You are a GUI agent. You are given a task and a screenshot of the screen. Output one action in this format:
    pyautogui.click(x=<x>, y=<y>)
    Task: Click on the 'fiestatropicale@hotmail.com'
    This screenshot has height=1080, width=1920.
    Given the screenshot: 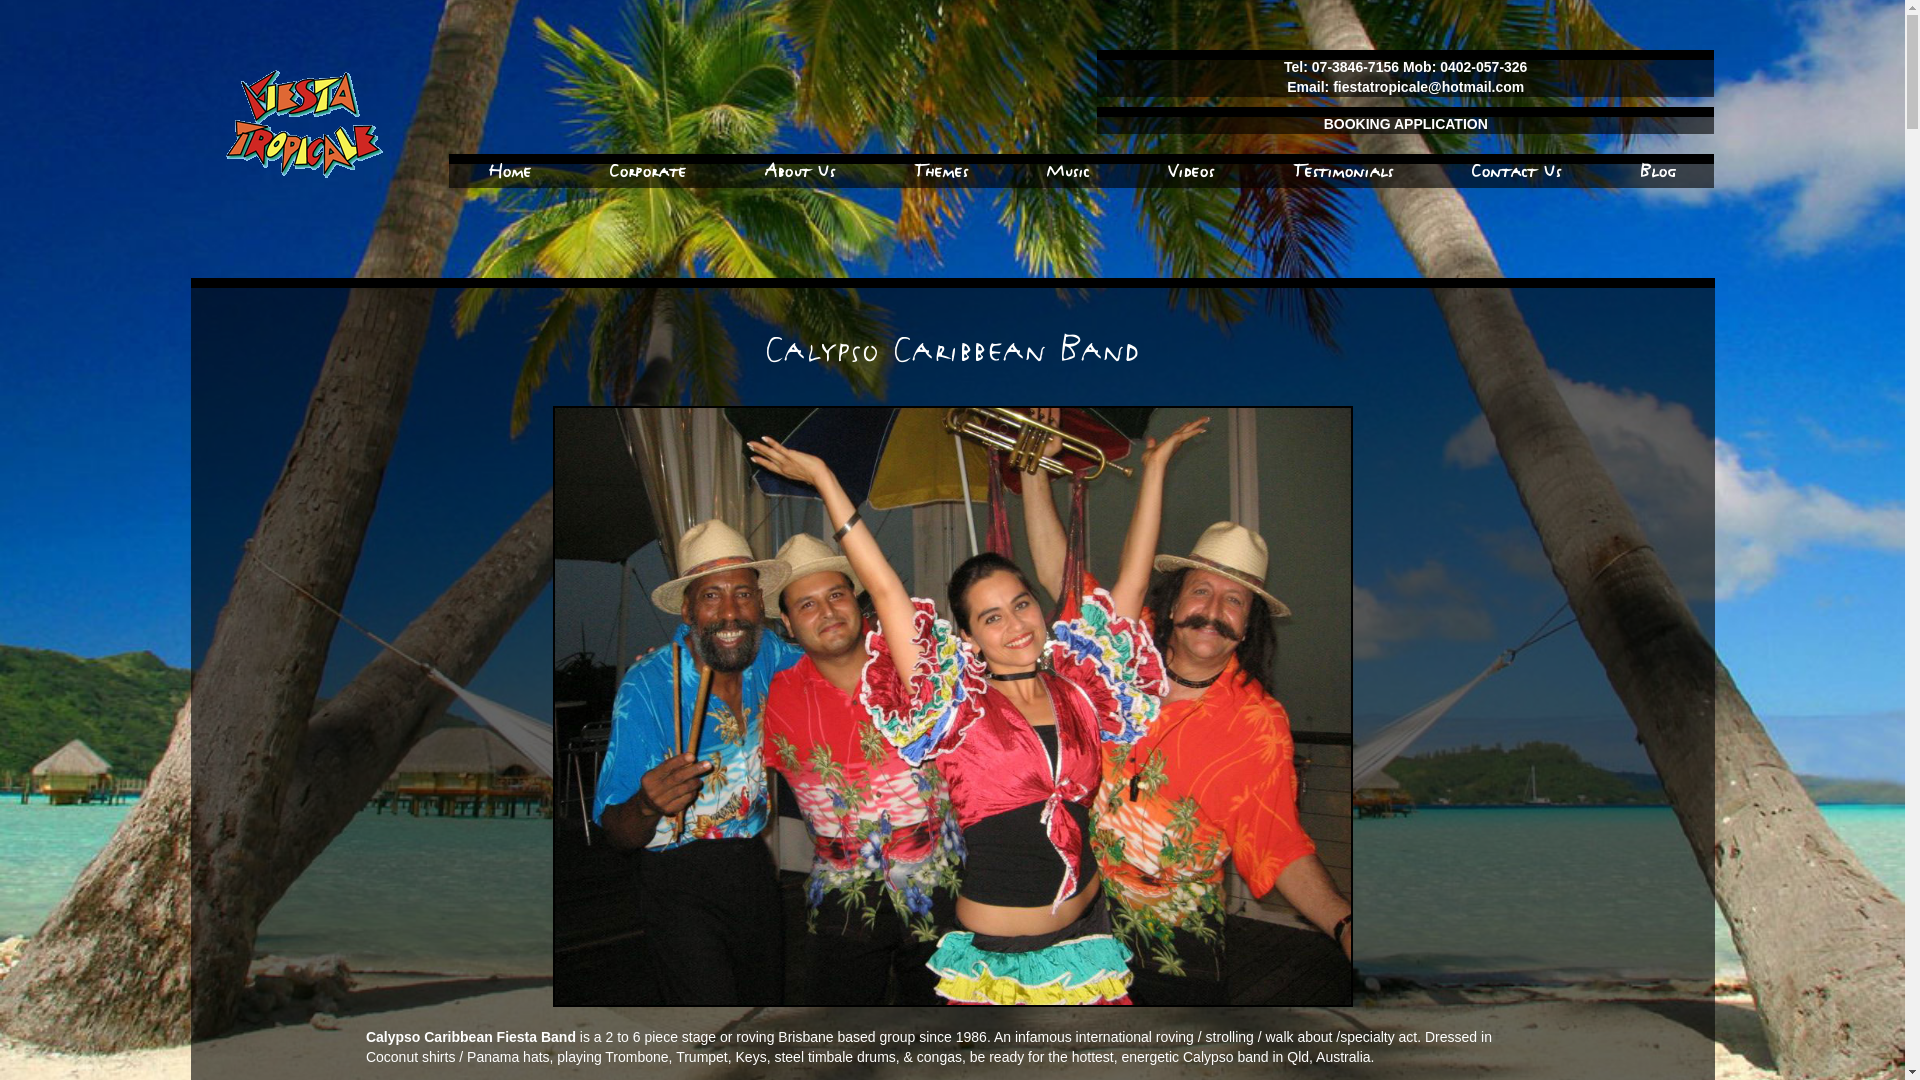 What is the action you would take?
    pyautogui.click(x=1333, y=86)
    